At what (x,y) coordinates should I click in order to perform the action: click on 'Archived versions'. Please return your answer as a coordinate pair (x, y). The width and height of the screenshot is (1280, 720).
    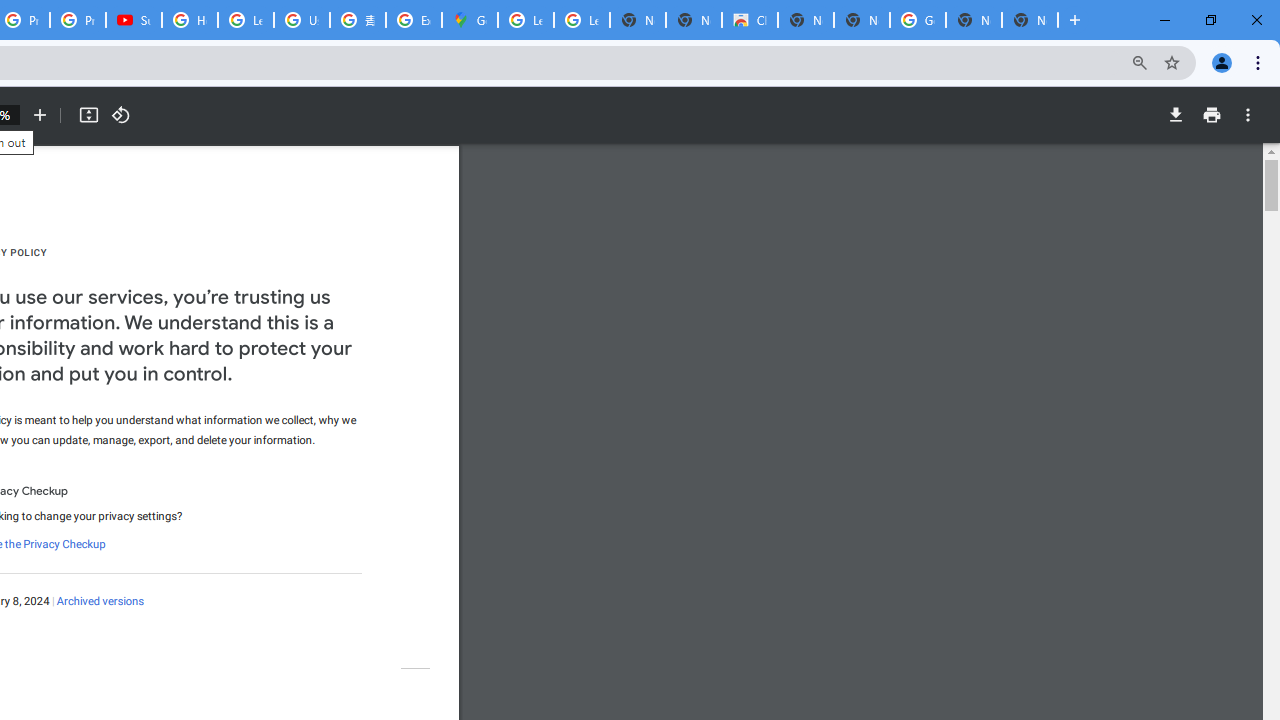
    Looking at the image, I should click on (98, 600).